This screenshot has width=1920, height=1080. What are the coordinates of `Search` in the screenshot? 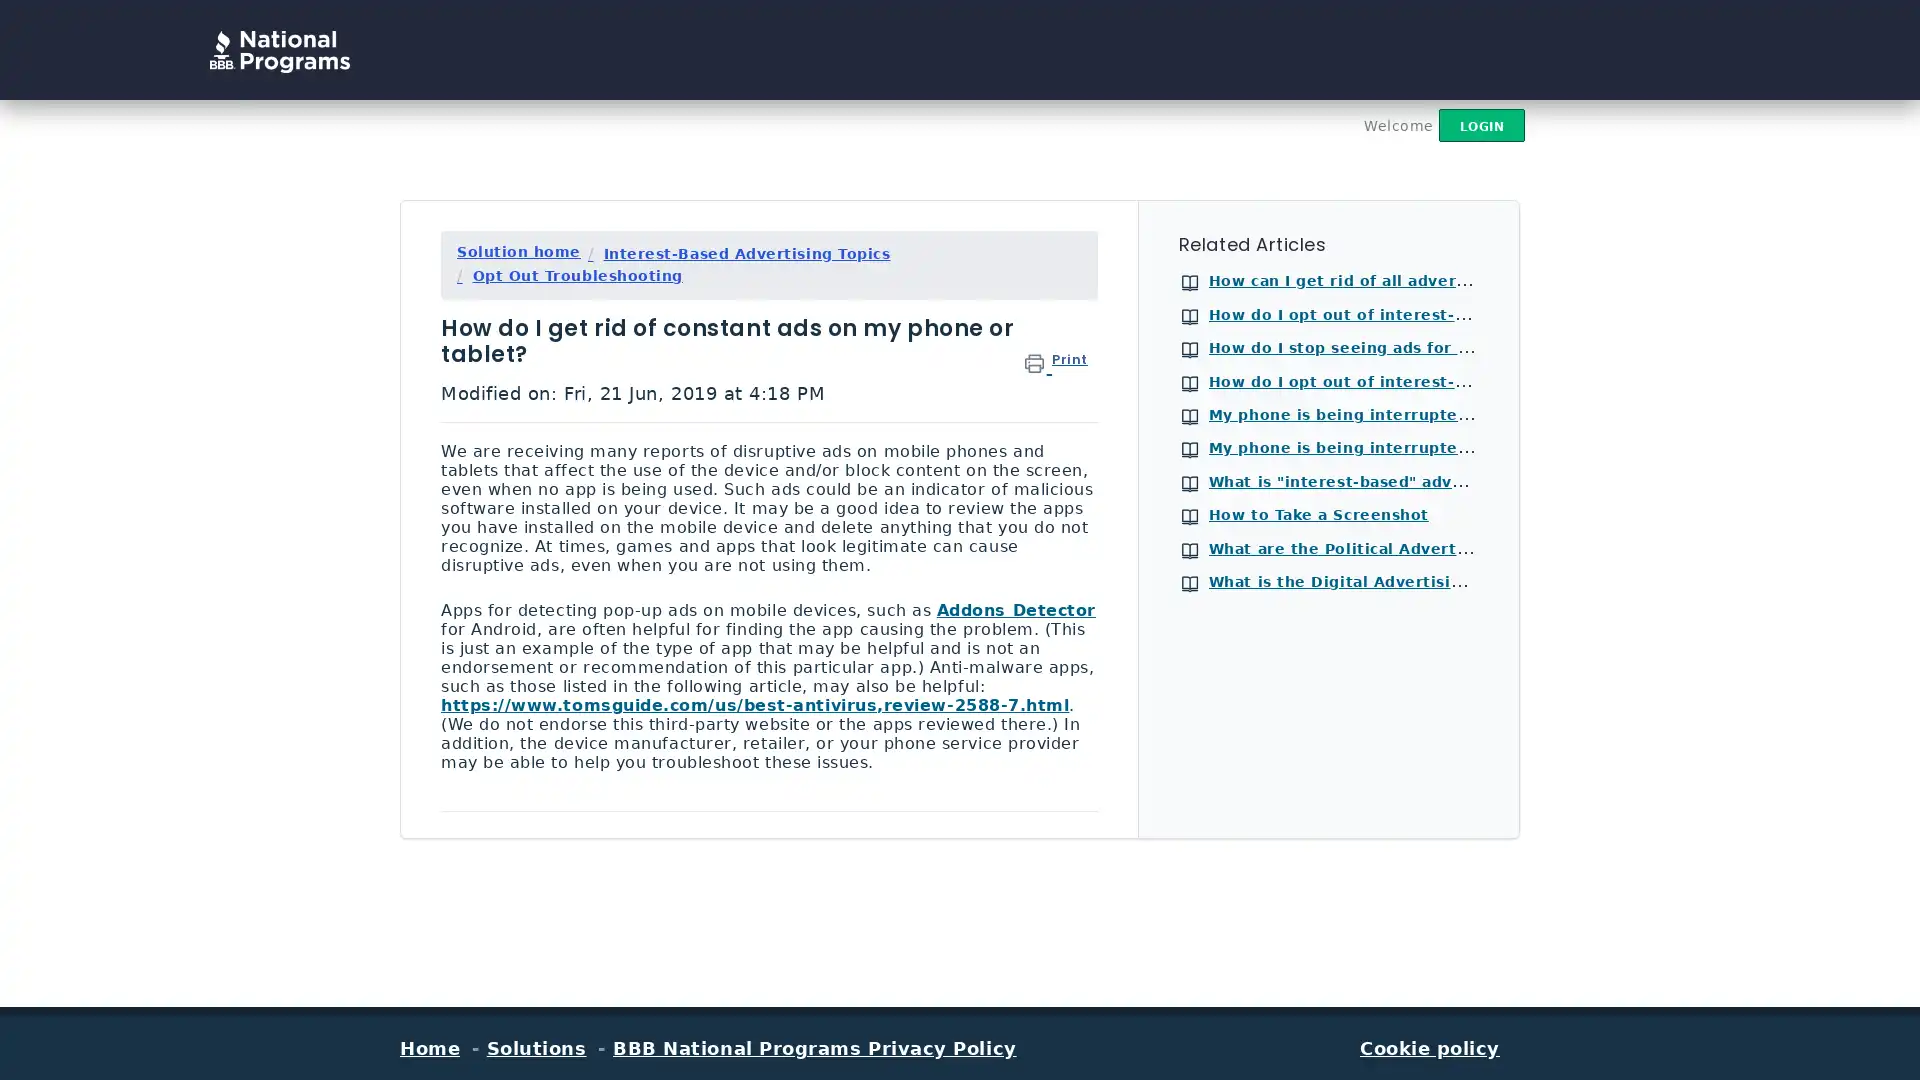 It's located at (441, 75).